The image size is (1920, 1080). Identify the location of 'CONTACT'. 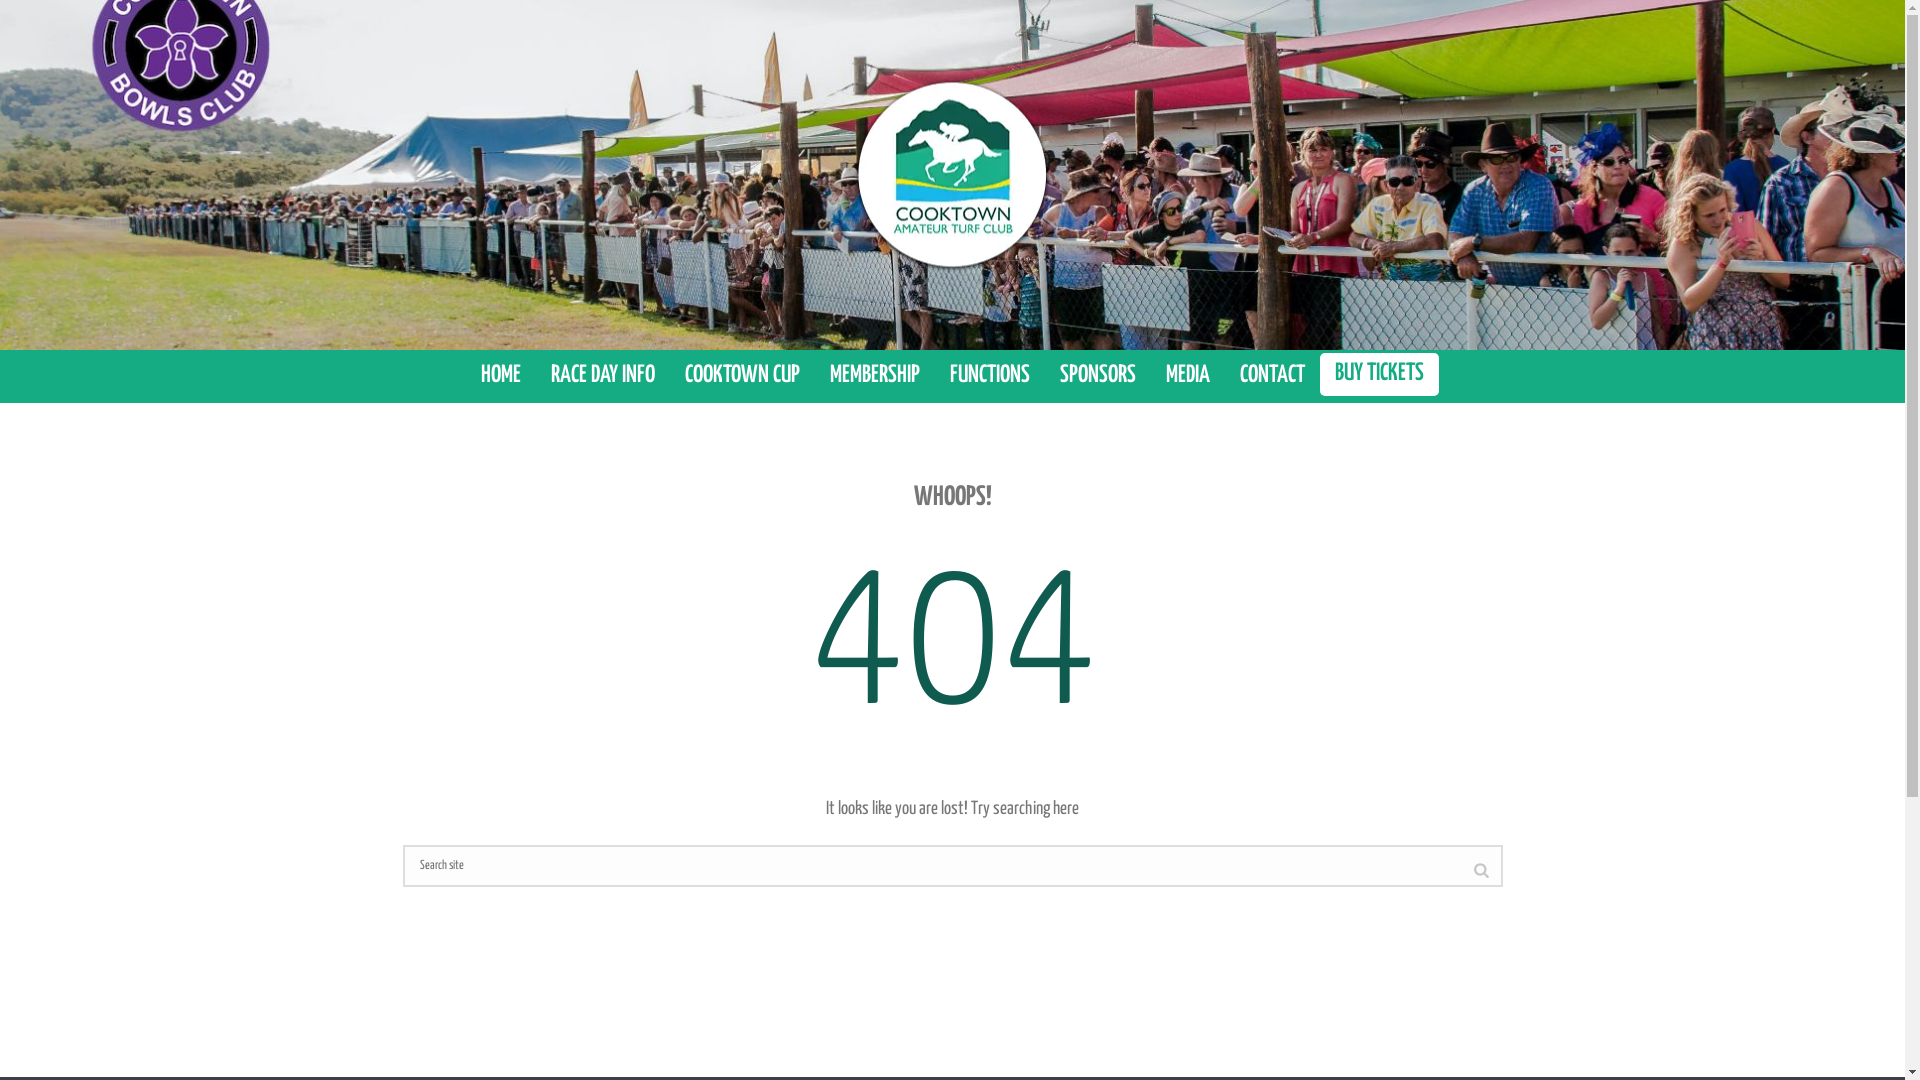
(1271, 376).